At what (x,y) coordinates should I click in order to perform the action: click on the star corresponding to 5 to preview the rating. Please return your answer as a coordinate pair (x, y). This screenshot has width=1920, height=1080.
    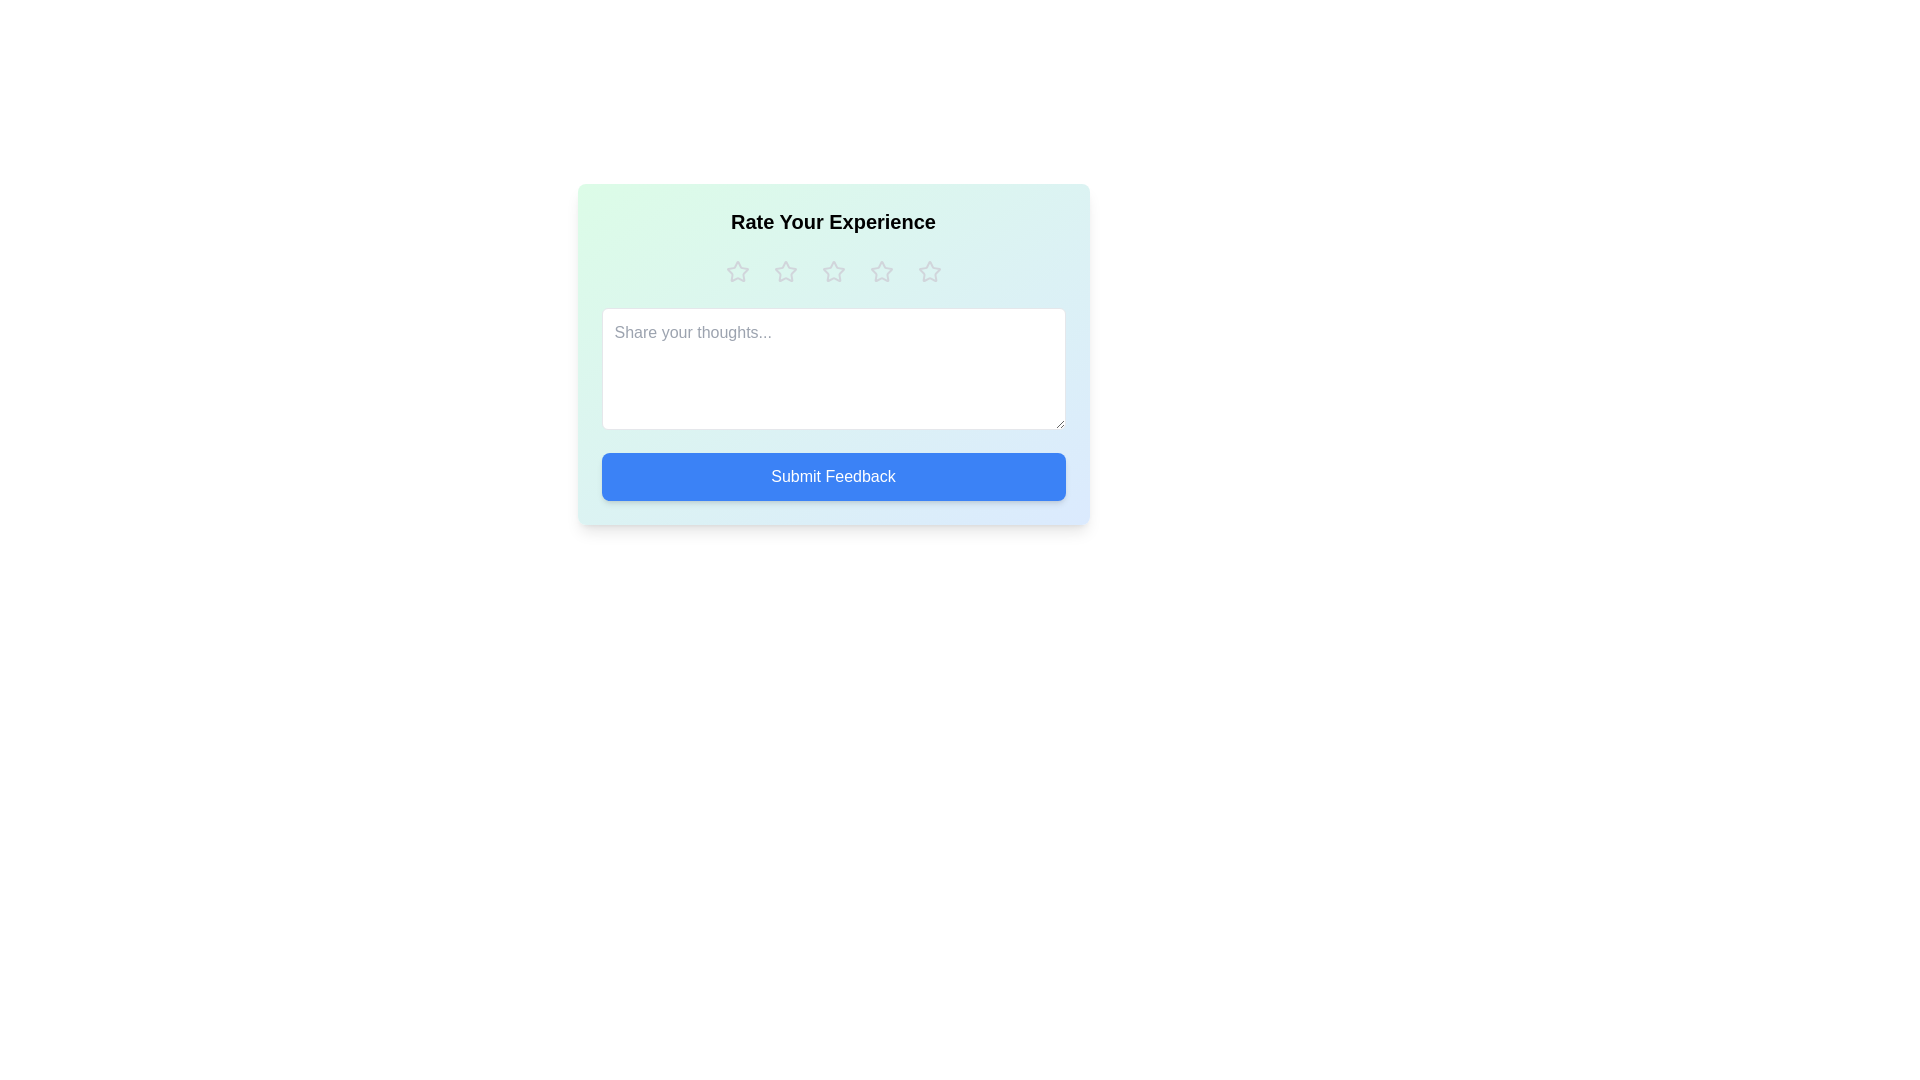
    Looking at the image, I should click on (928, 272).